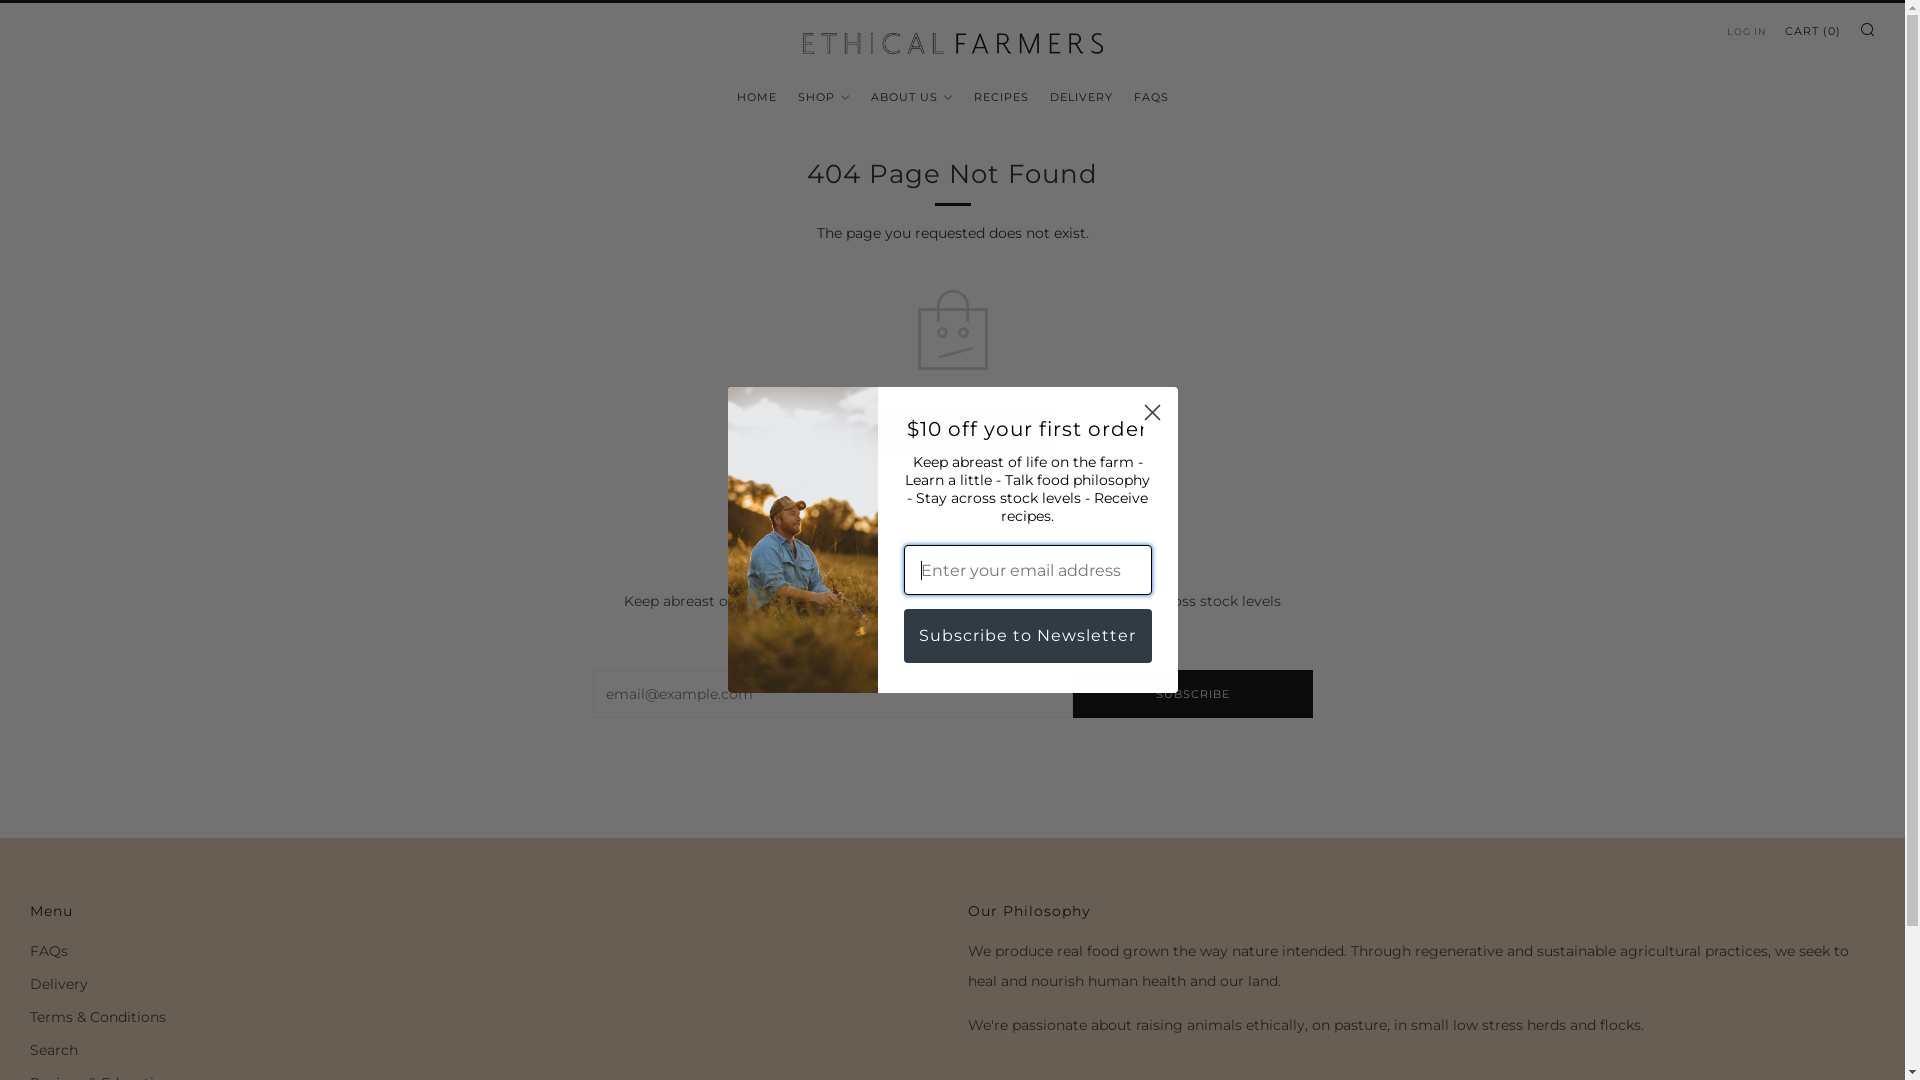 Image resolution: width=1920 pixels, height=1080 pixels. I want to click on 'Delivery', so click(58, 982).